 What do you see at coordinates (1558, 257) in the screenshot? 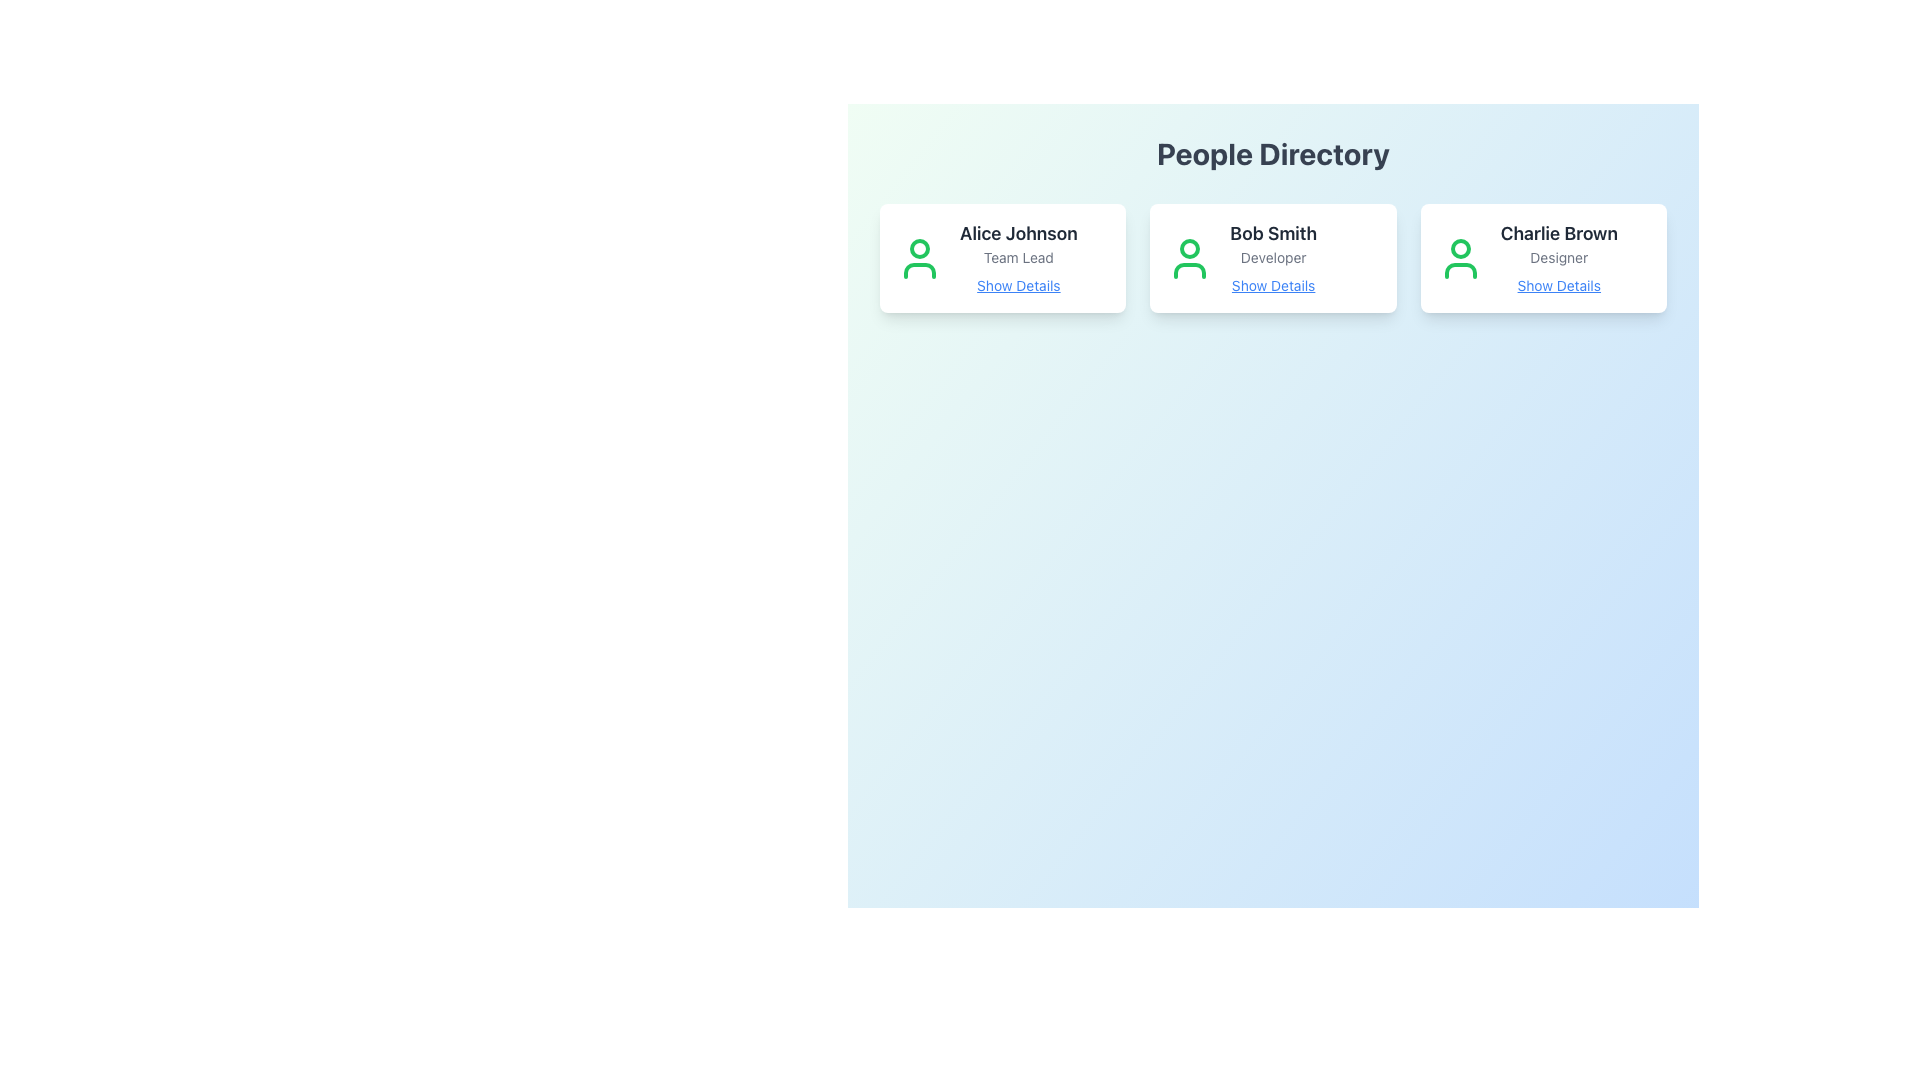
I see `the 'Designer' text label, which is styled in a smaller, muted font and is positioned vertically between 'Charlie Brown' above and 'Show Details' below within the rightmost card of the 'People Directory' interface` at bounding box center [1558, 257].